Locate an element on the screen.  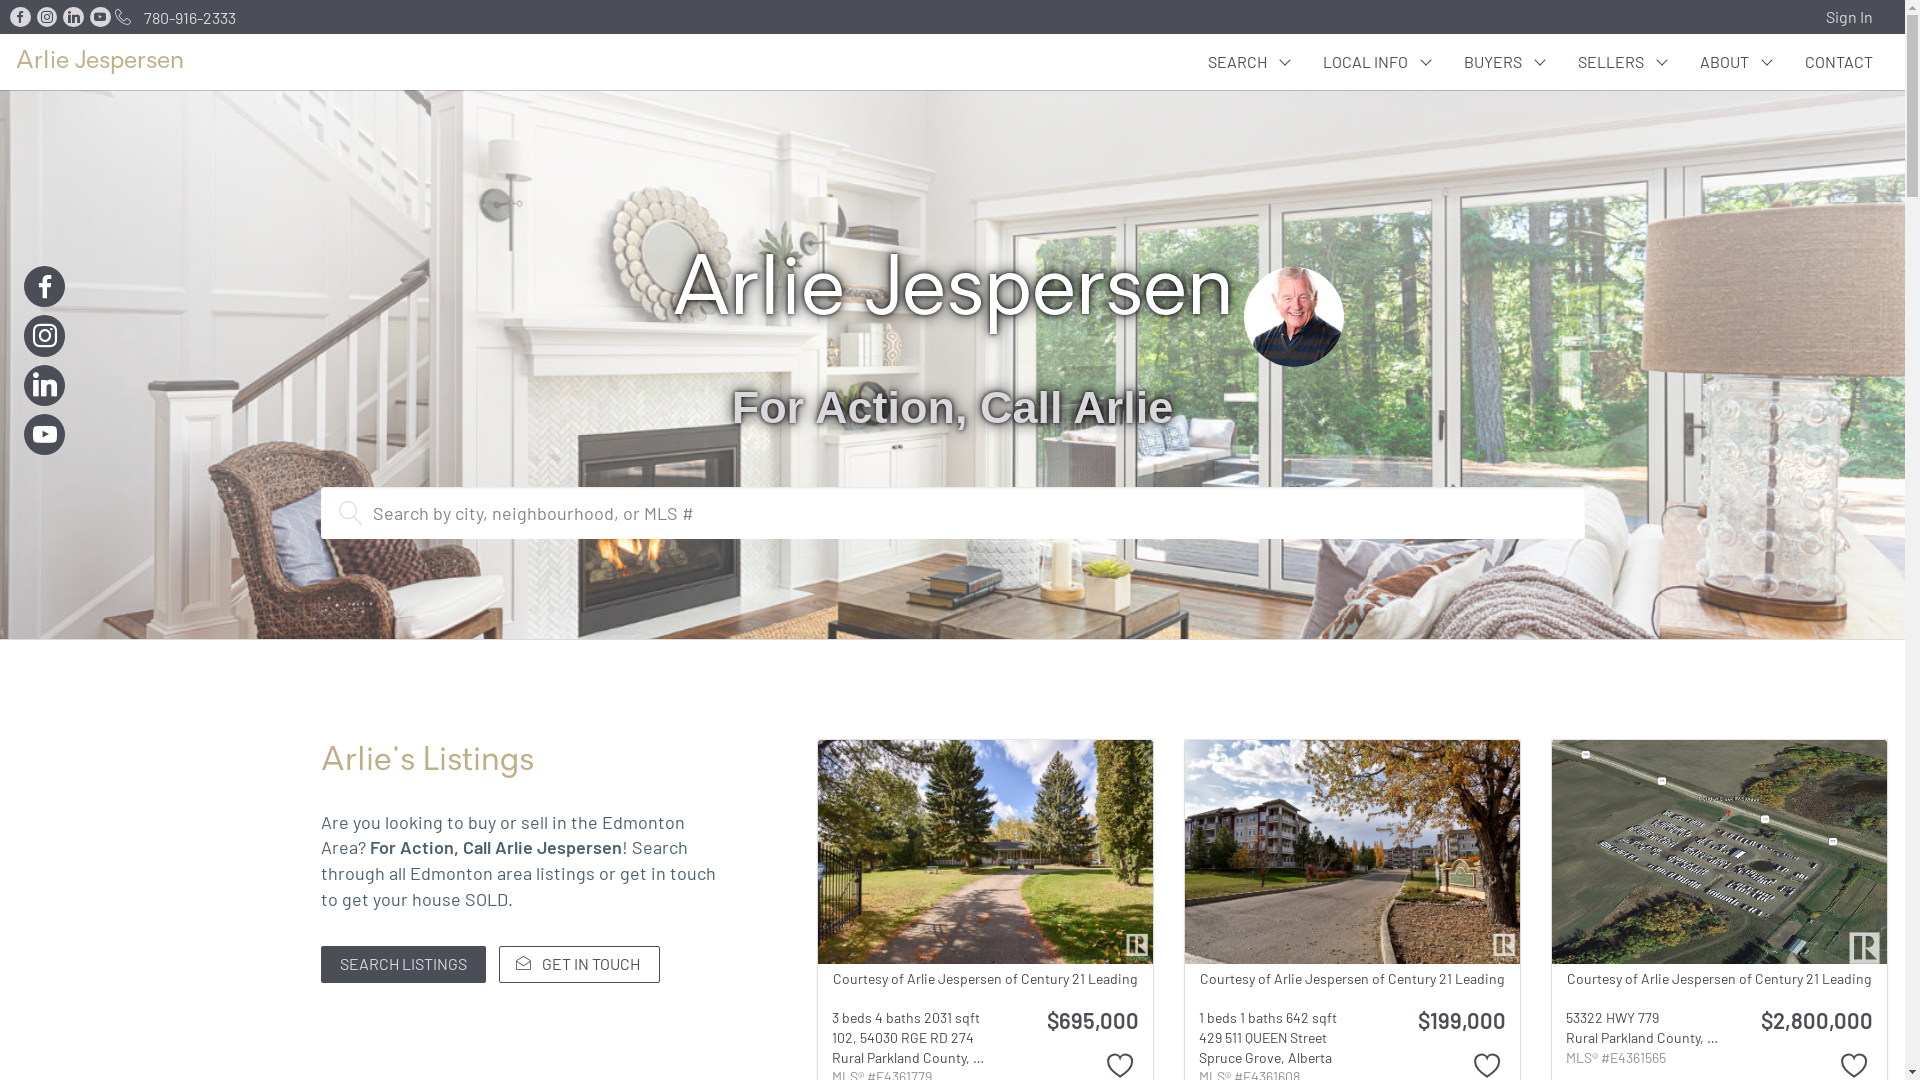
'CONTACT' is located at coordinates (1838, 60).